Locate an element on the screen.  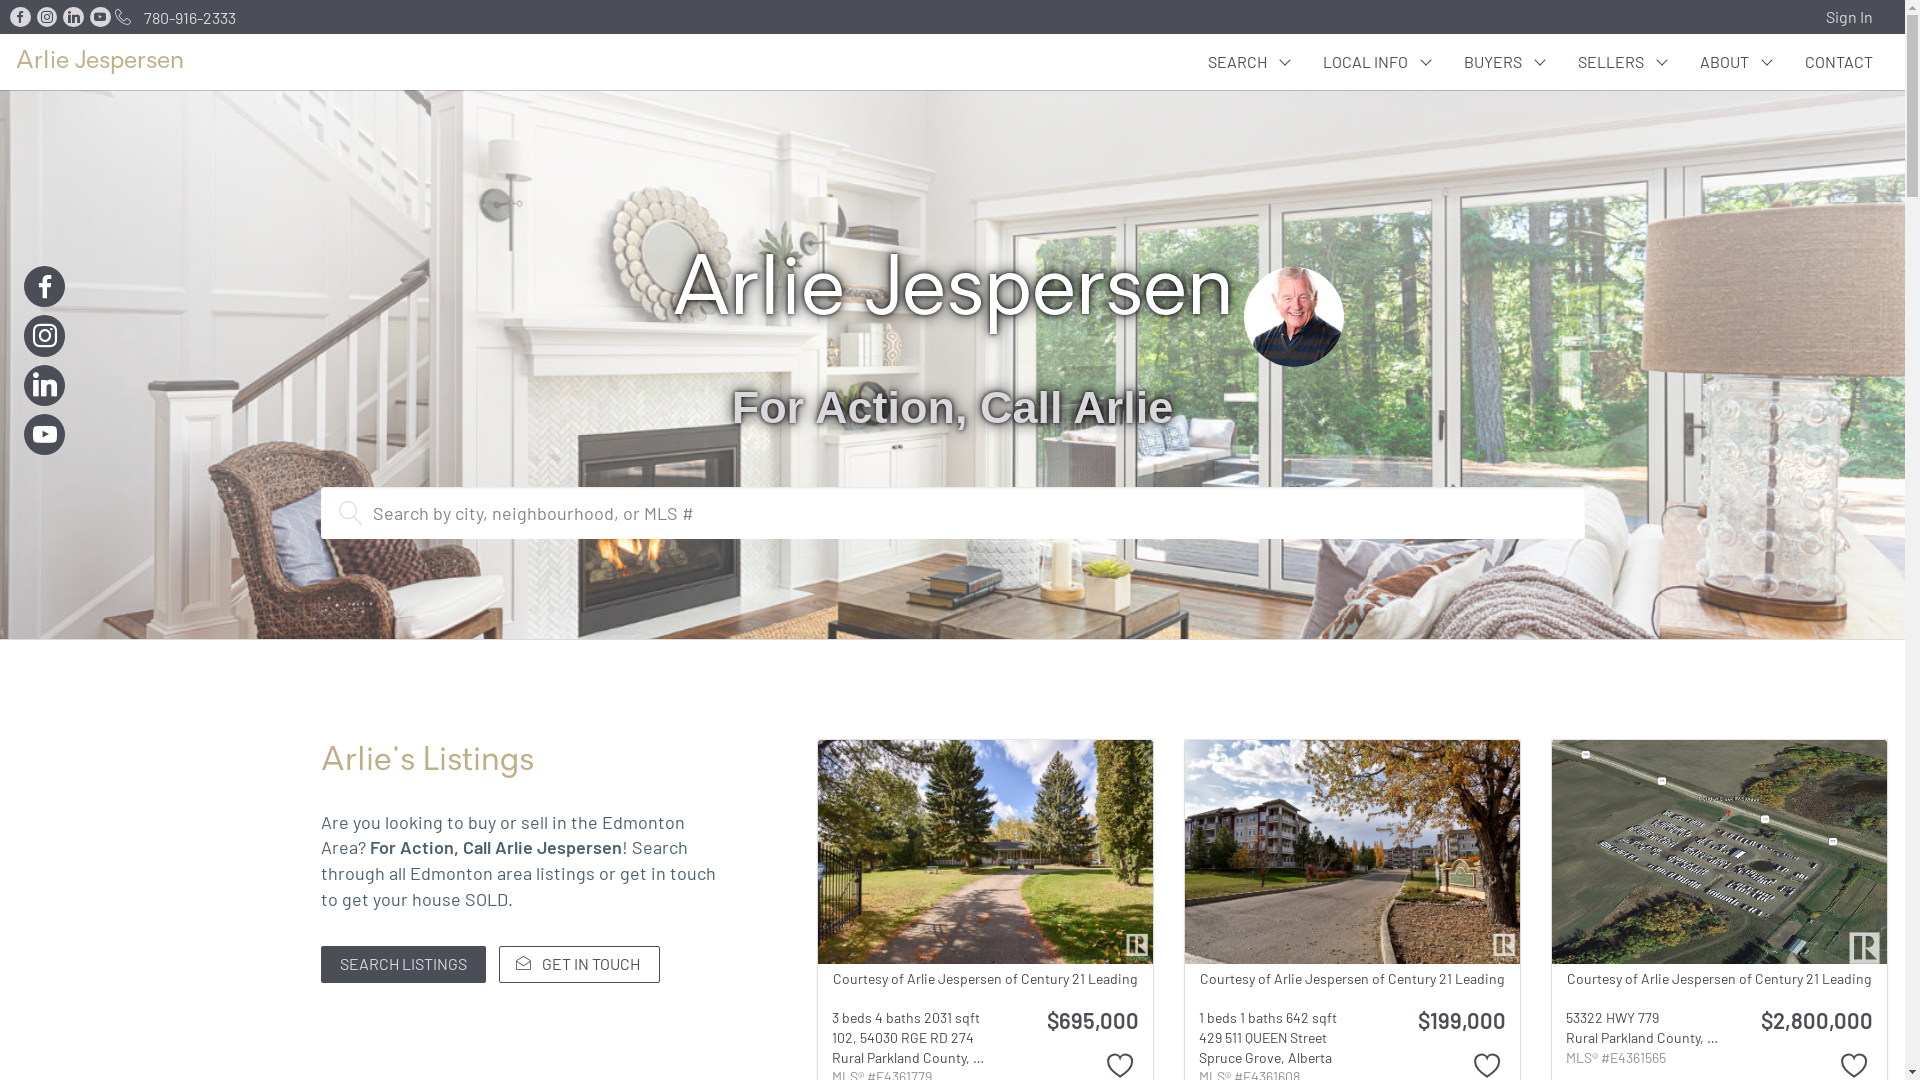
'CONTACT' is located at coordinates (1838, 60).